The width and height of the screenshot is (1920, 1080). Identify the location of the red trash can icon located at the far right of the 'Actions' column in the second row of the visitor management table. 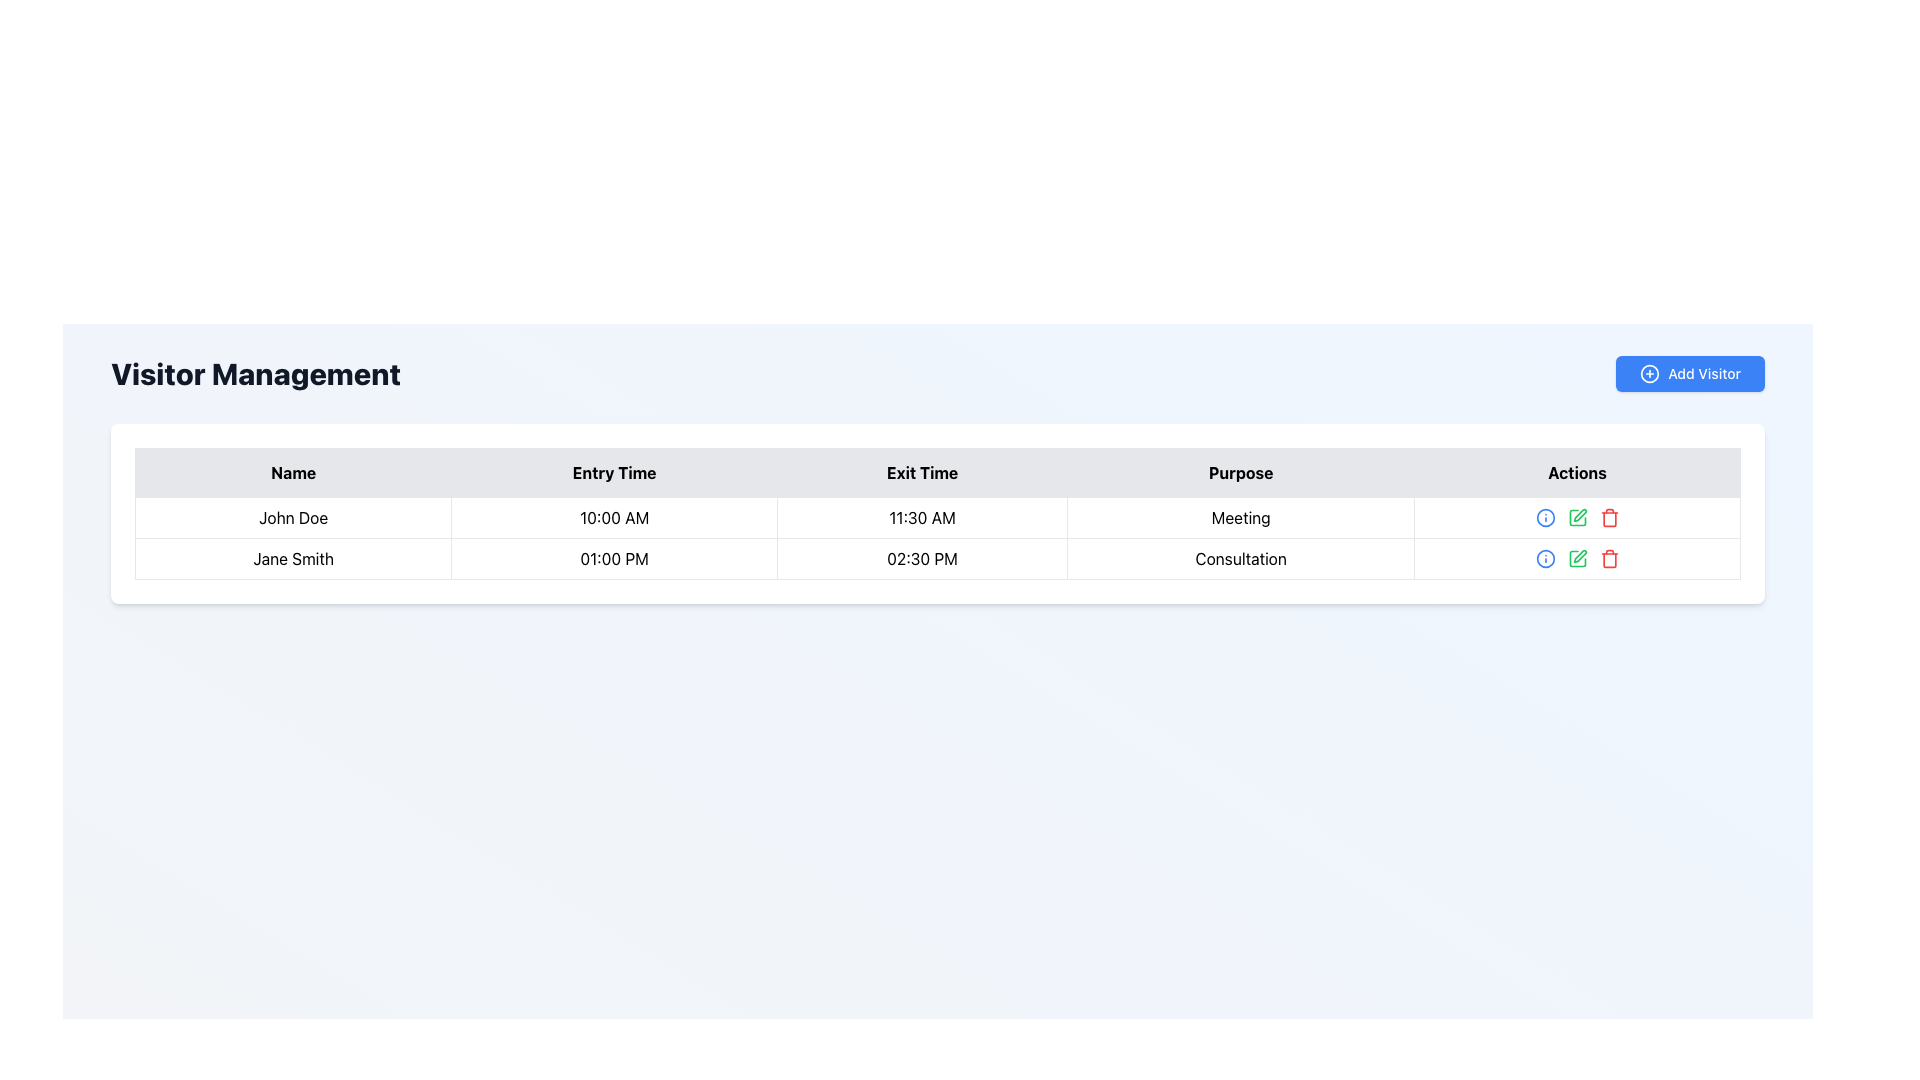
(1608, 516).